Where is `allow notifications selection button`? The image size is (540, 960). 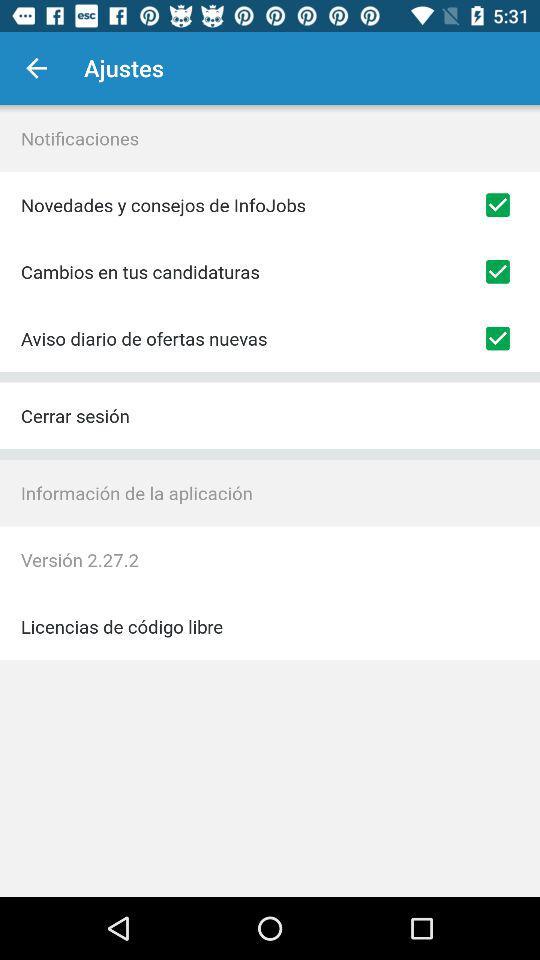
allow notifications selection button is located at coordinates (496, 205).